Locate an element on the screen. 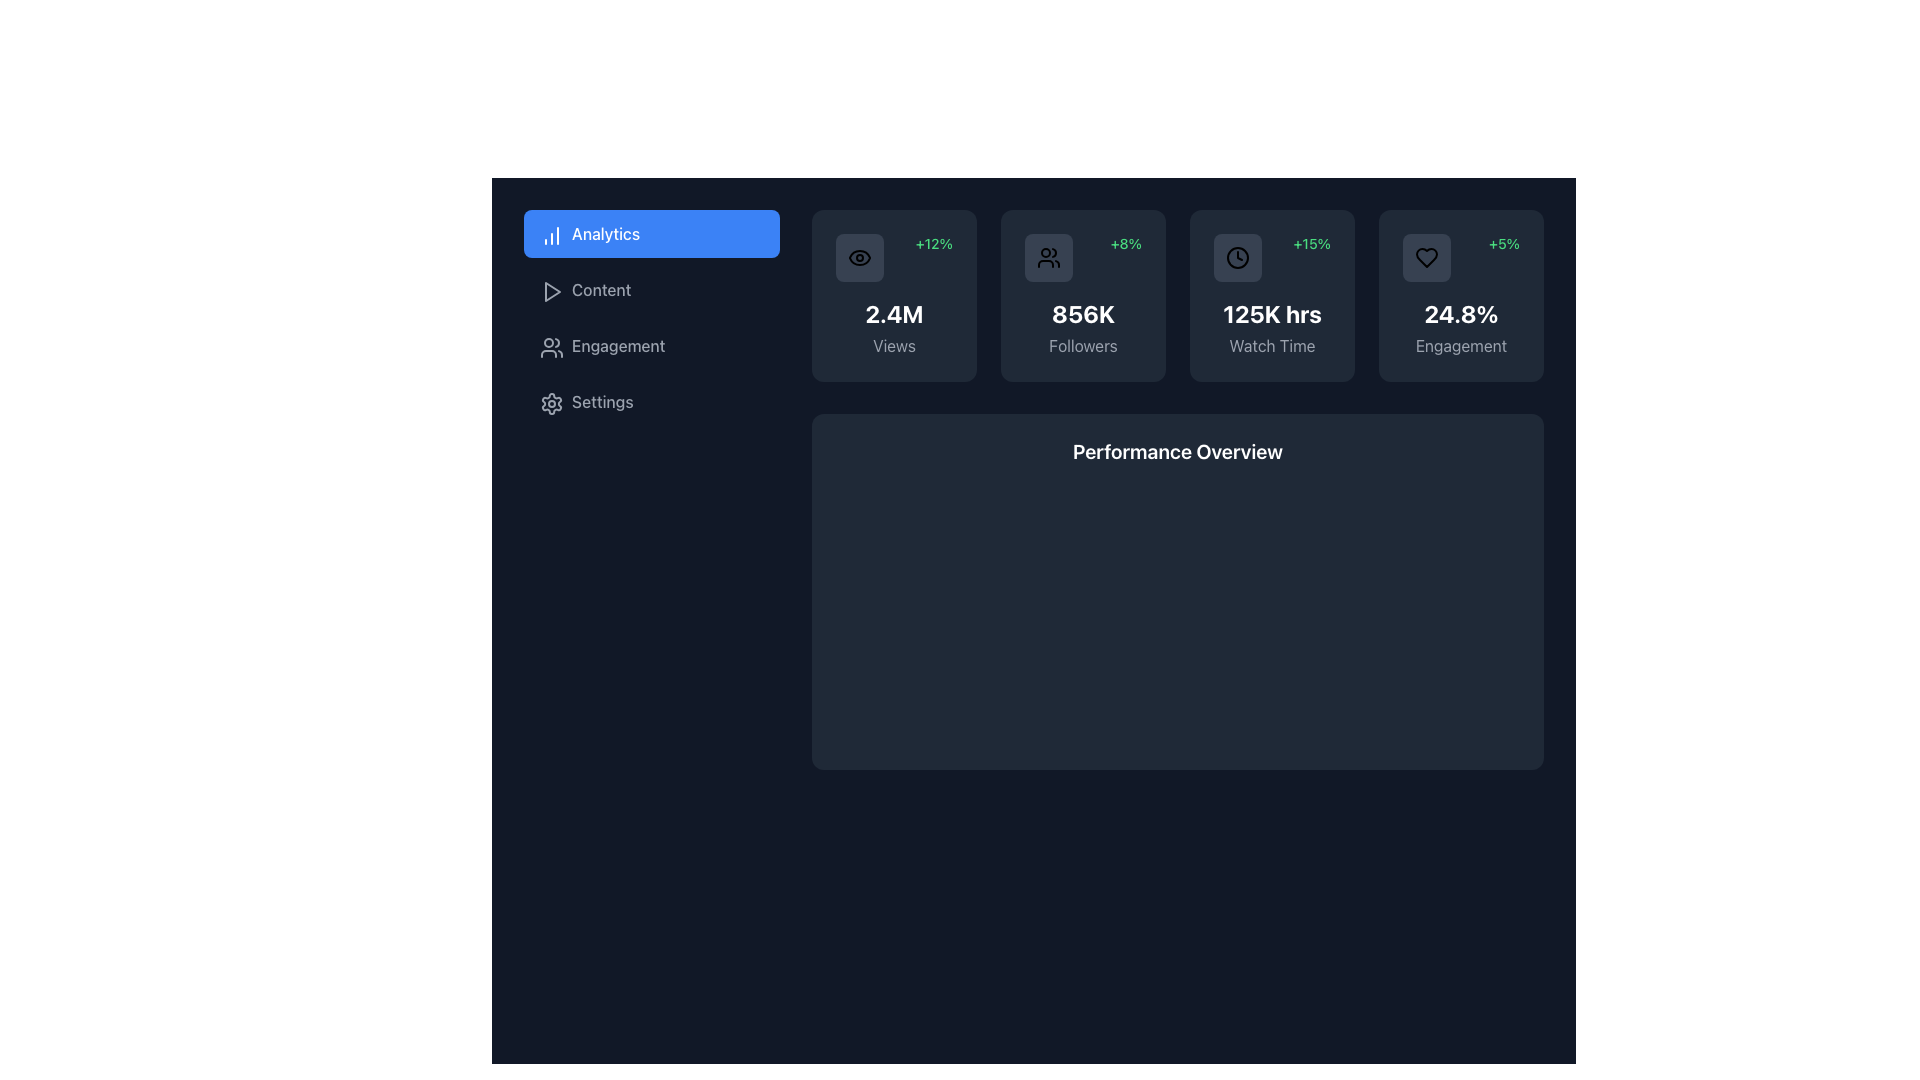 The image size is (1920, 1080). the rounded rectangular dark gray icon with a clock symbol located in the top bar of the third statistics card from the left is located at coordinates (1237, 257).